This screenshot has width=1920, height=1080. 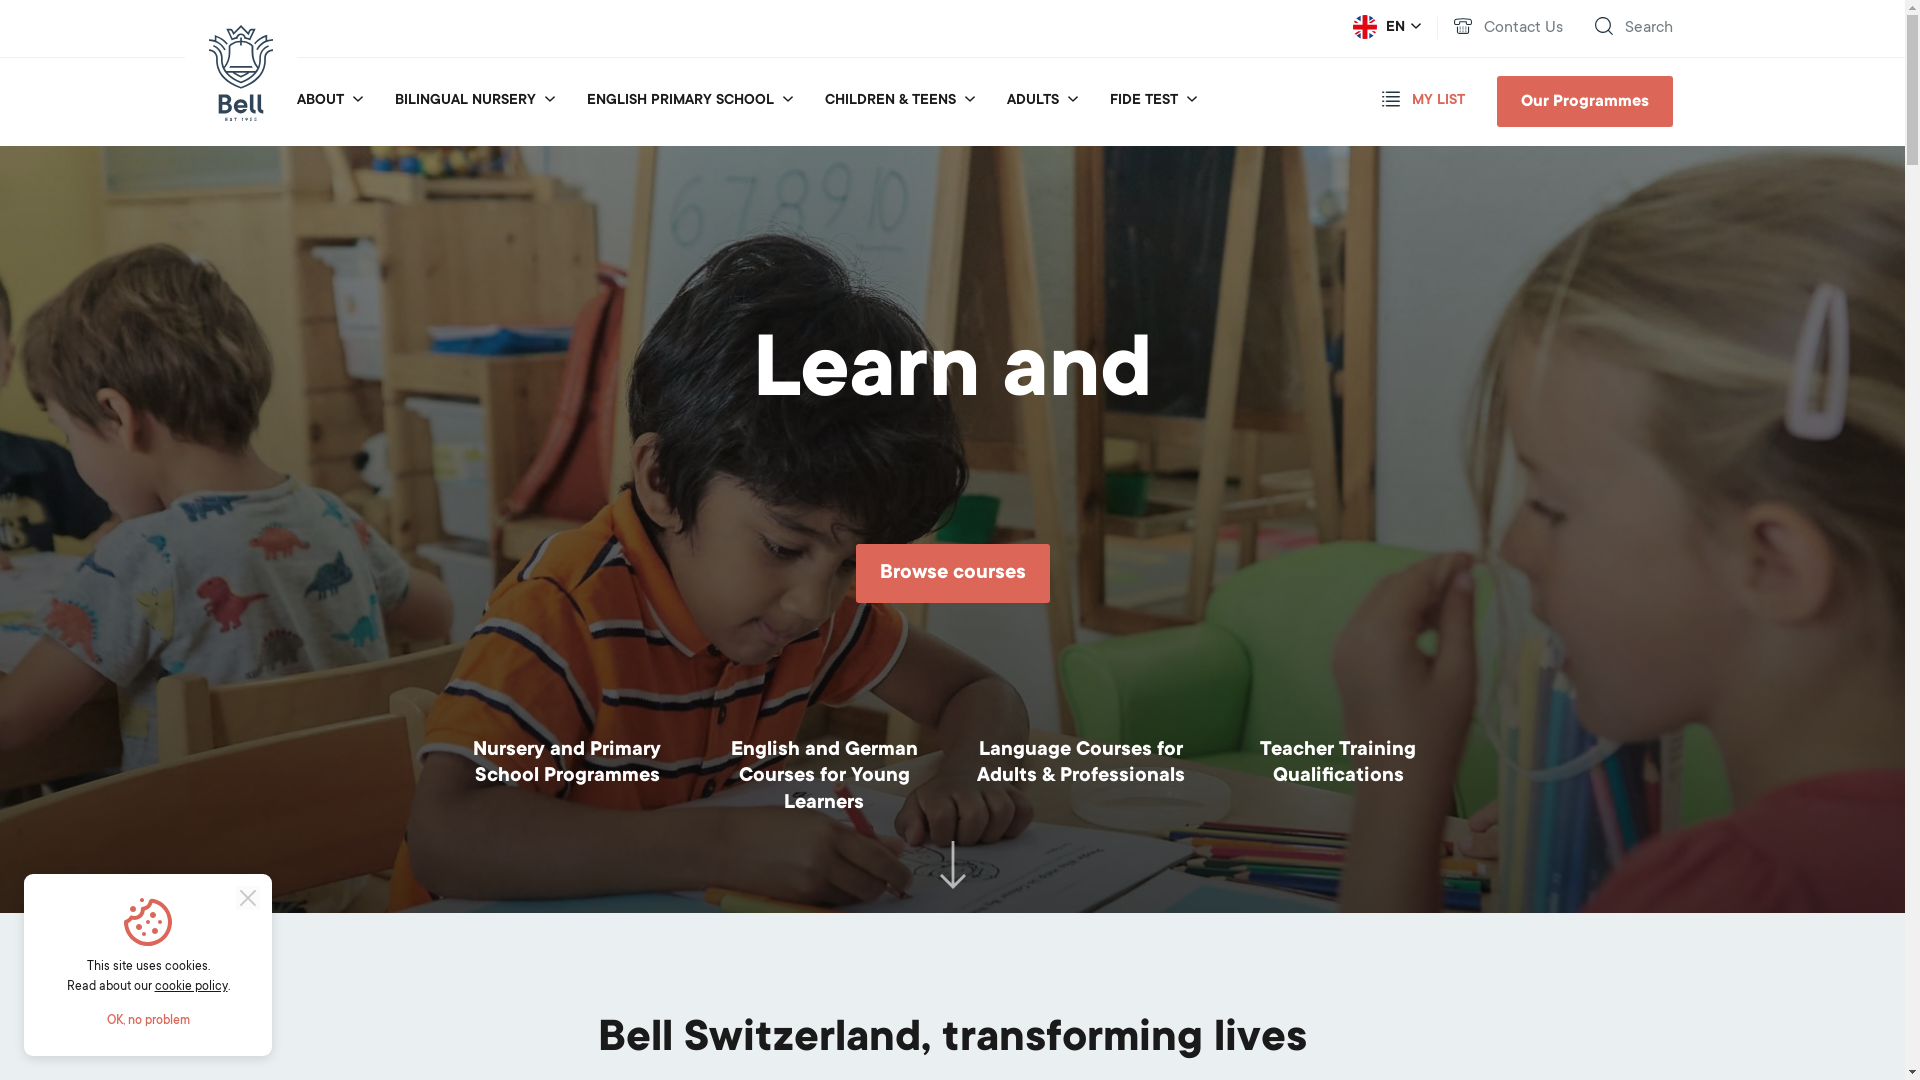 What do you see at coordinates (1632, 28) in the screenshot?
I see `'Search'` at bounding box center [1632, 28].